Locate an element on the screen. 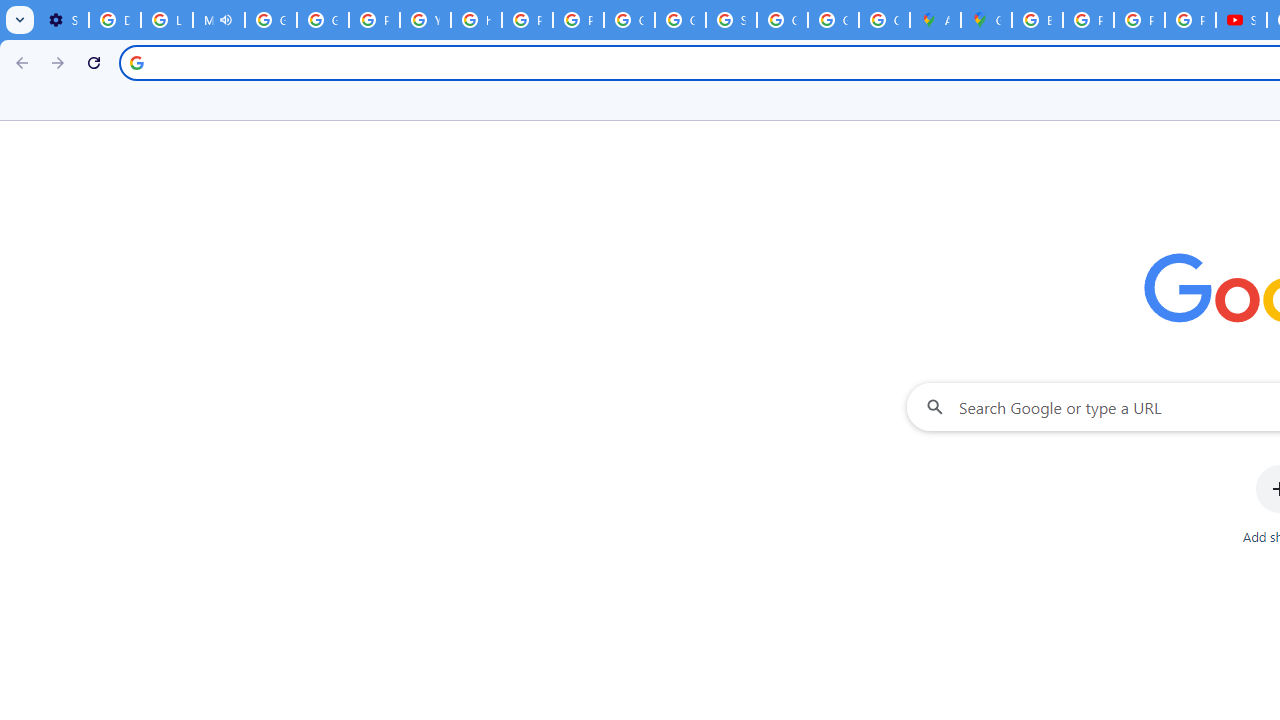 The width and height of the screenshot is (1280, 720). 'Delete photos & videos - Computer - Google Photos Help' is located at coordinates (113, 20).